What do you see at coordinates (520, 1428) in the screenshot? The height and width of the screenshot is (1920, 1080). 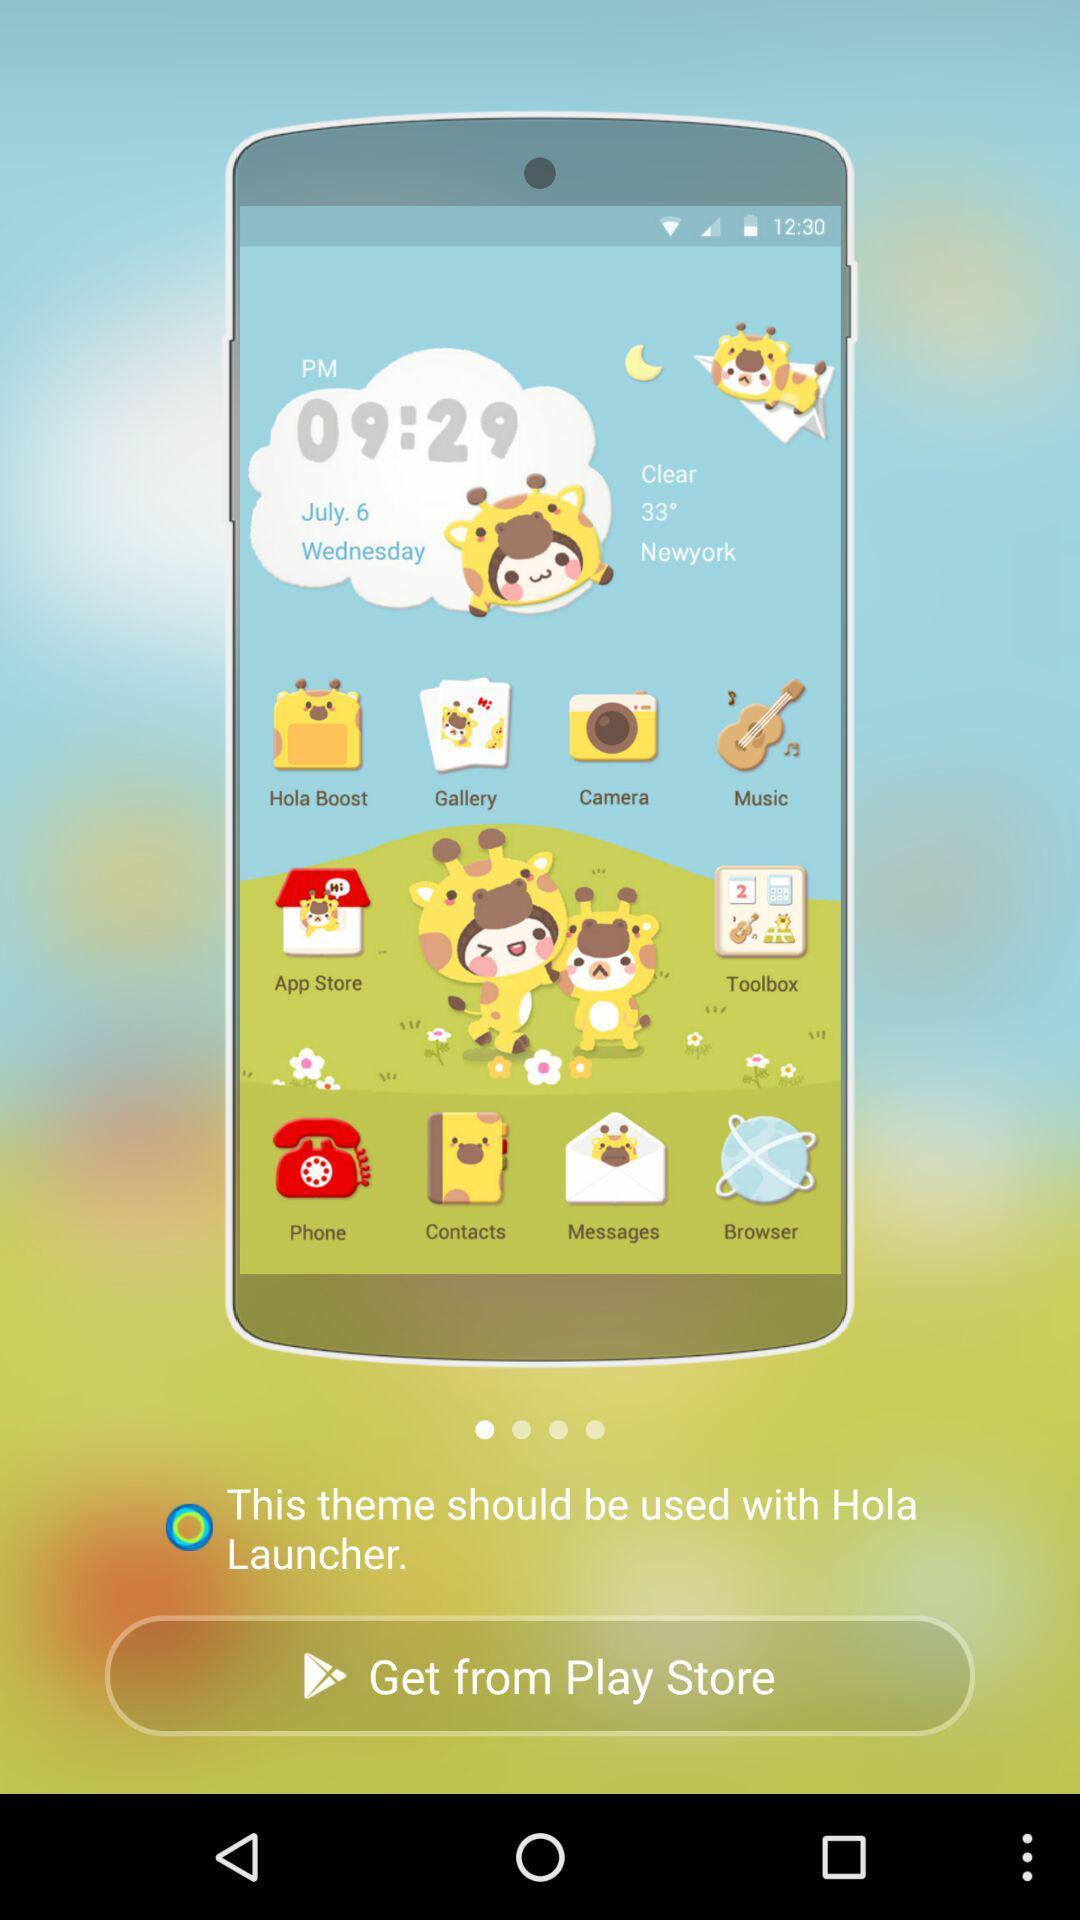 I see `the icon above the this theme should` at bounding box center [520, 1428].